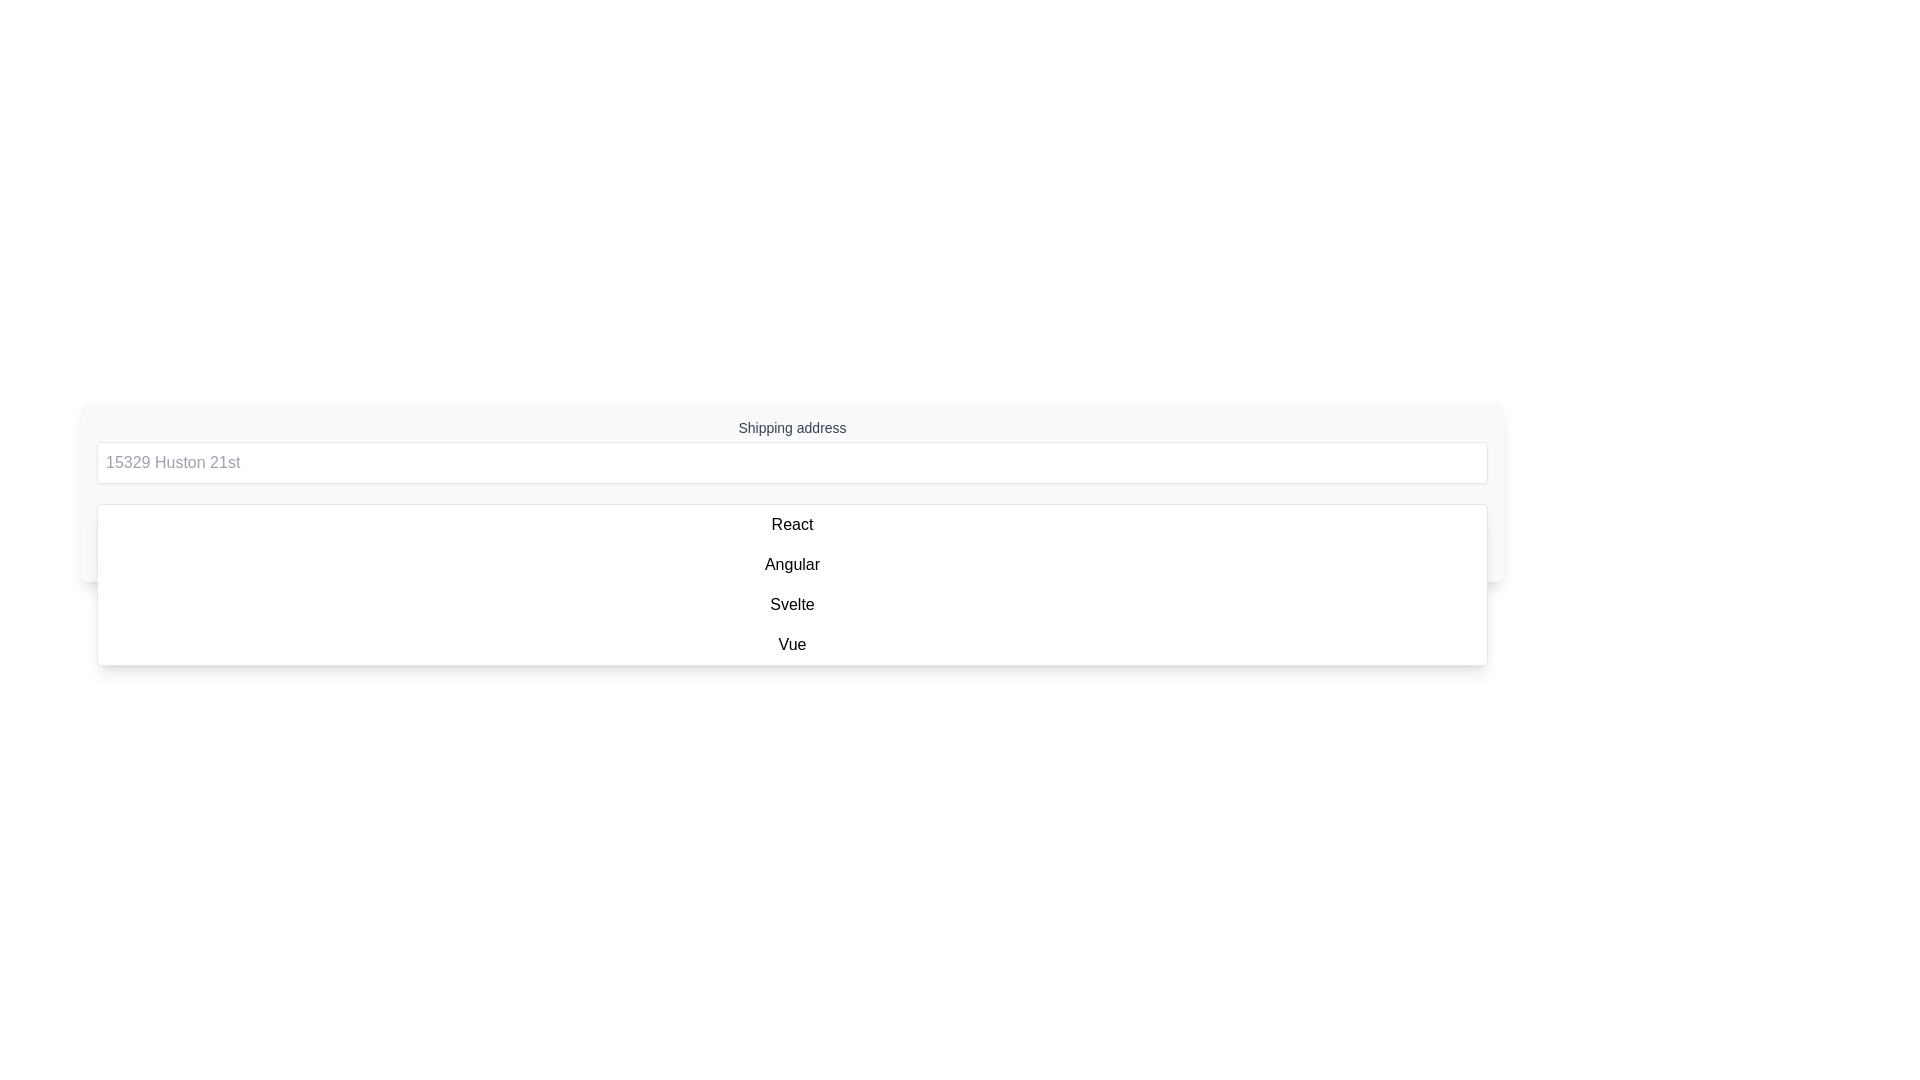 The width and height of the screenshot is (1920, 1080). Describe the element at coordinates (791, 644) in the screenshot. I see `the list item displaying 'Vue' in bold black font, which is the last item in the dropdown menu` at that location.